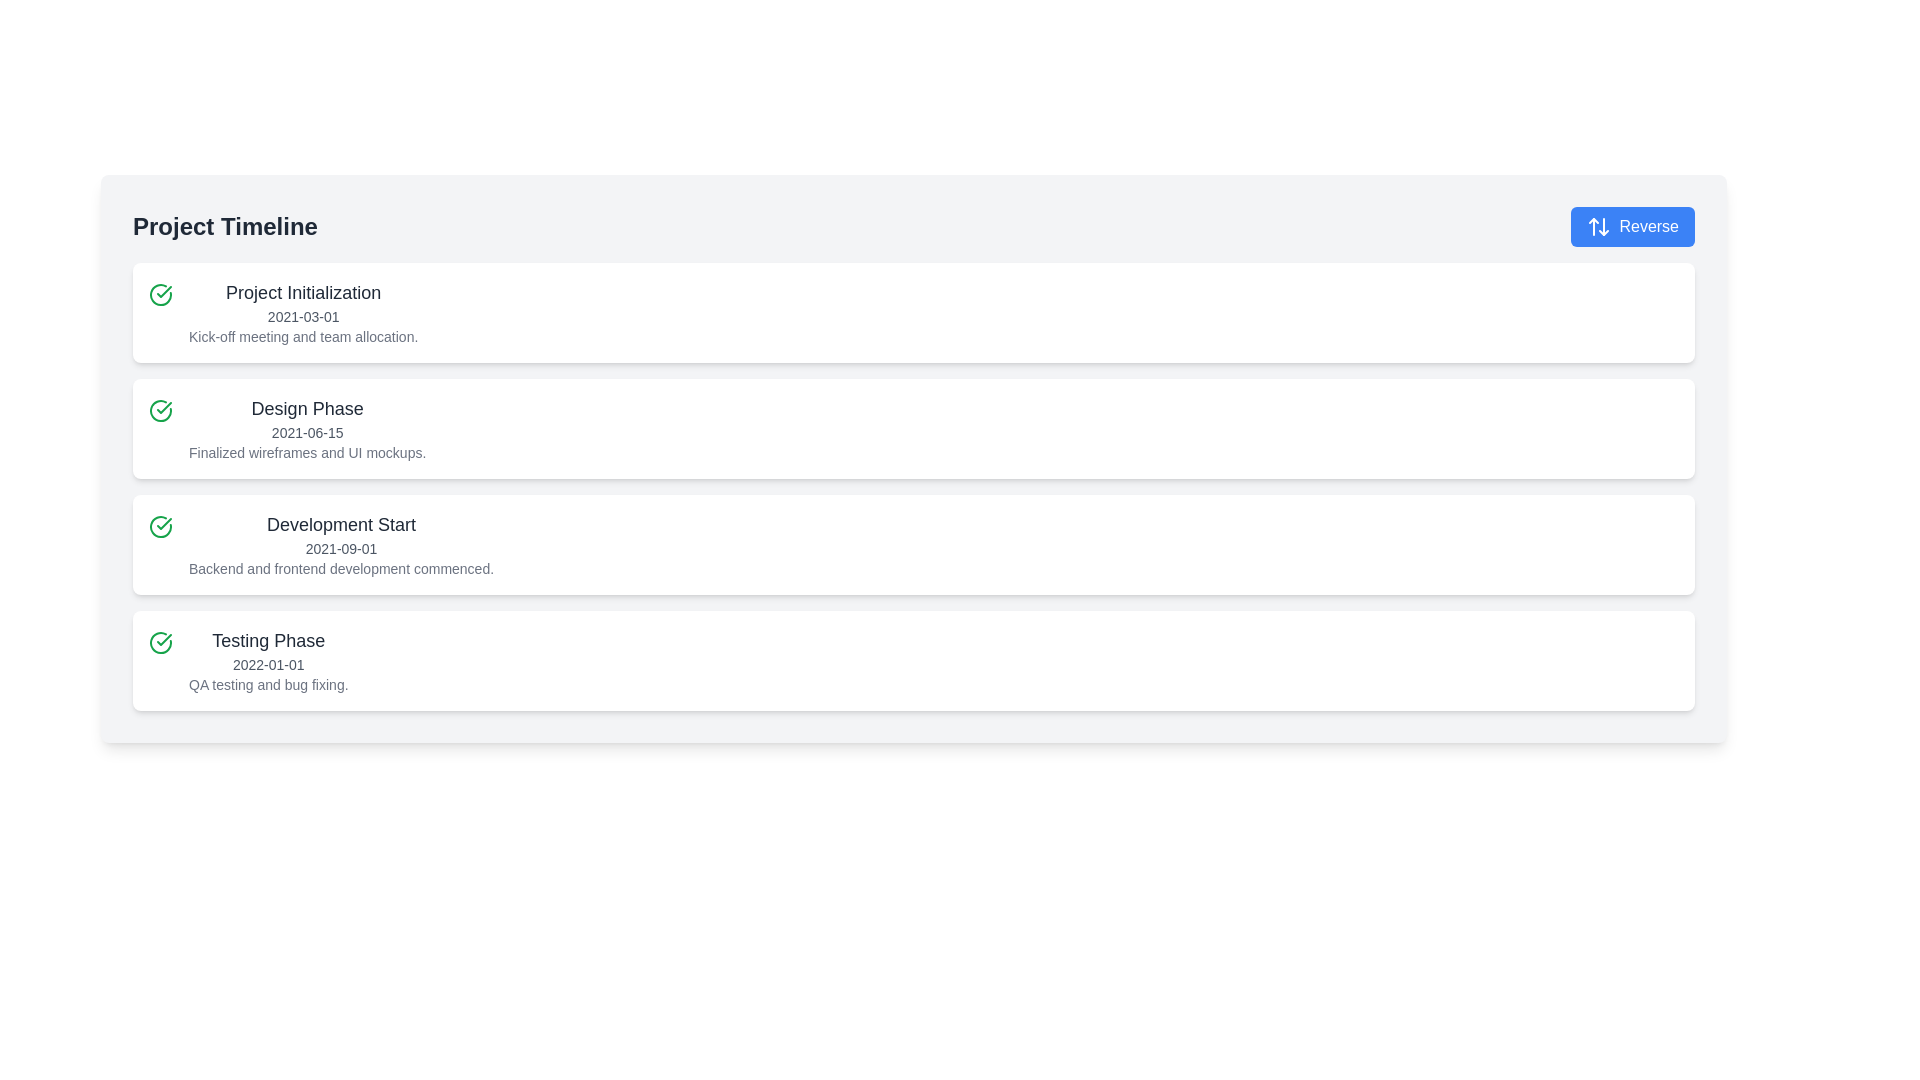 The image size is (1920, 1080). I want to click on the static text displaying '2021-09-01' which is located underneath the heading 'Development Start' in the timeline layout, so click(341, 548).